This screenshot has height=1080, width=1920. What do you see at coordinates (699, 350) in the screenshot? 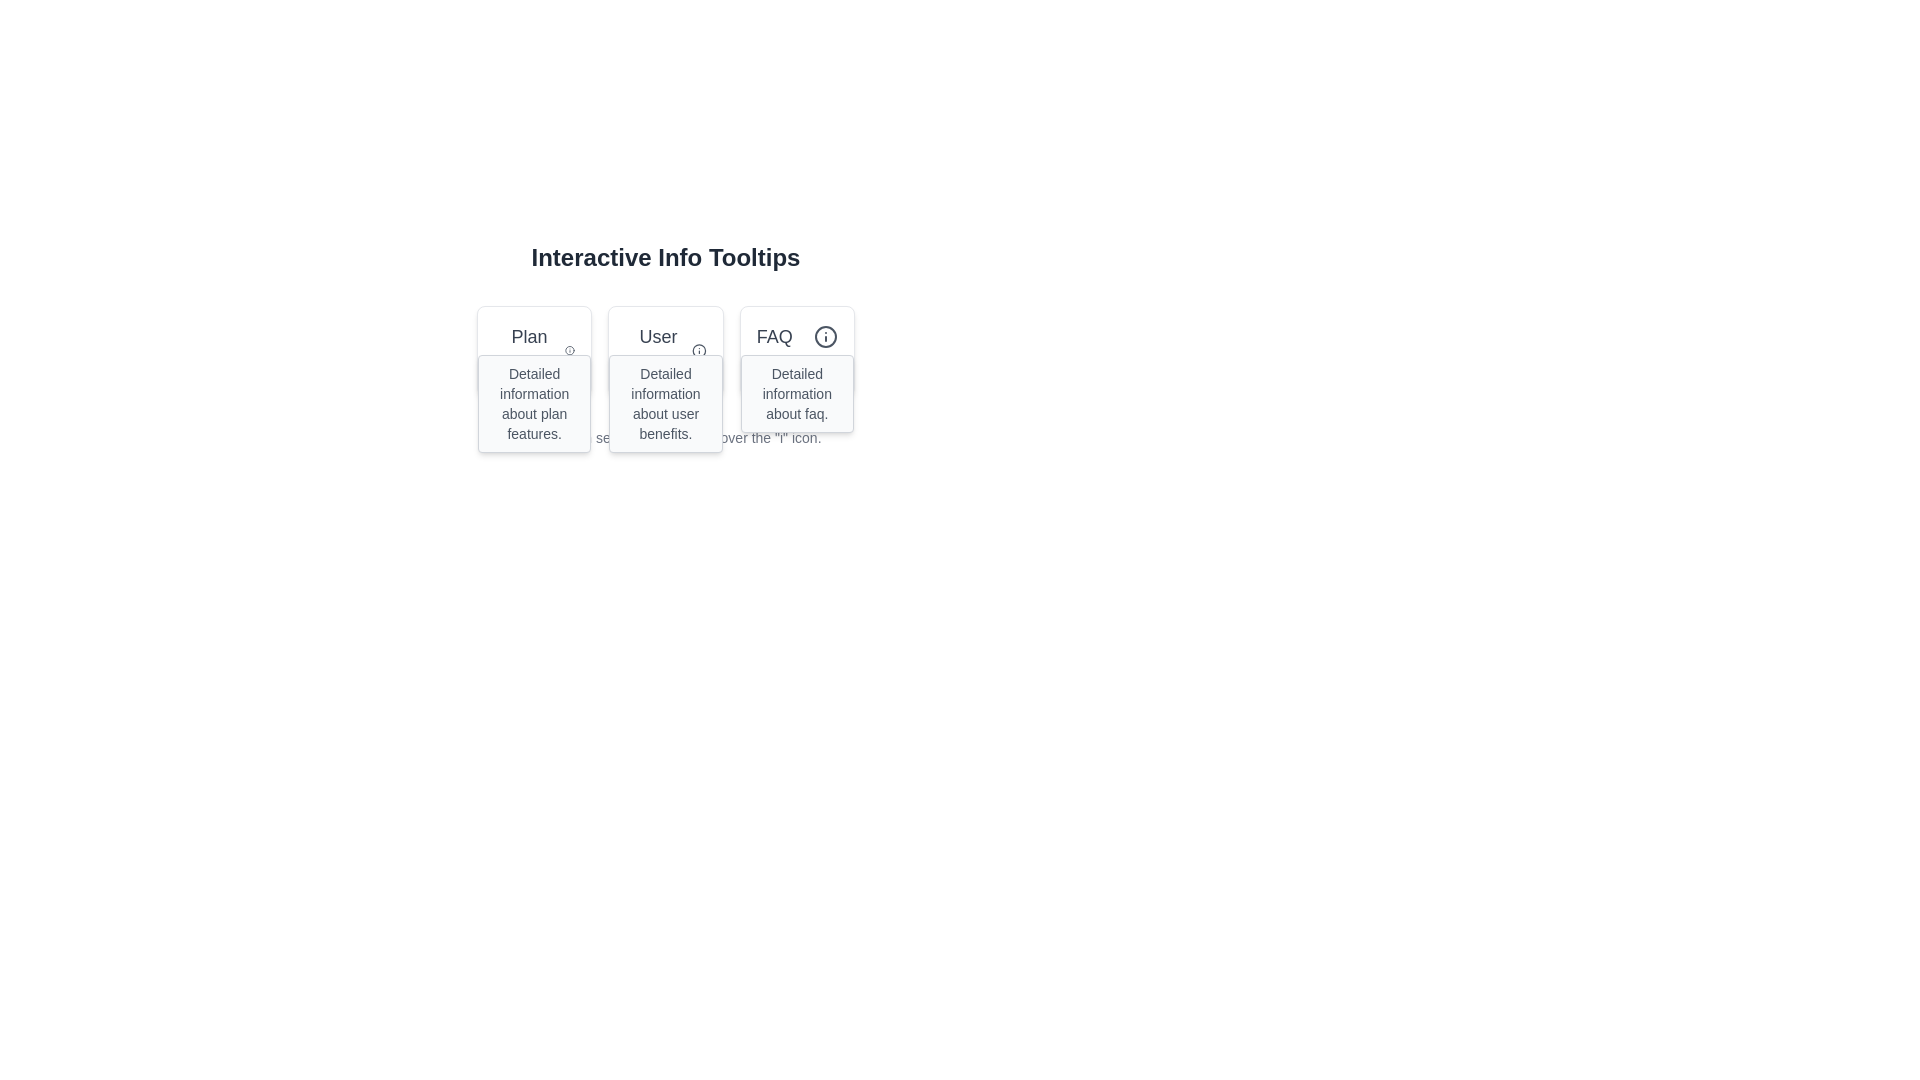
I see `the outer border circle of the information icon within the 'User' card` at bounding box center [699, 350].